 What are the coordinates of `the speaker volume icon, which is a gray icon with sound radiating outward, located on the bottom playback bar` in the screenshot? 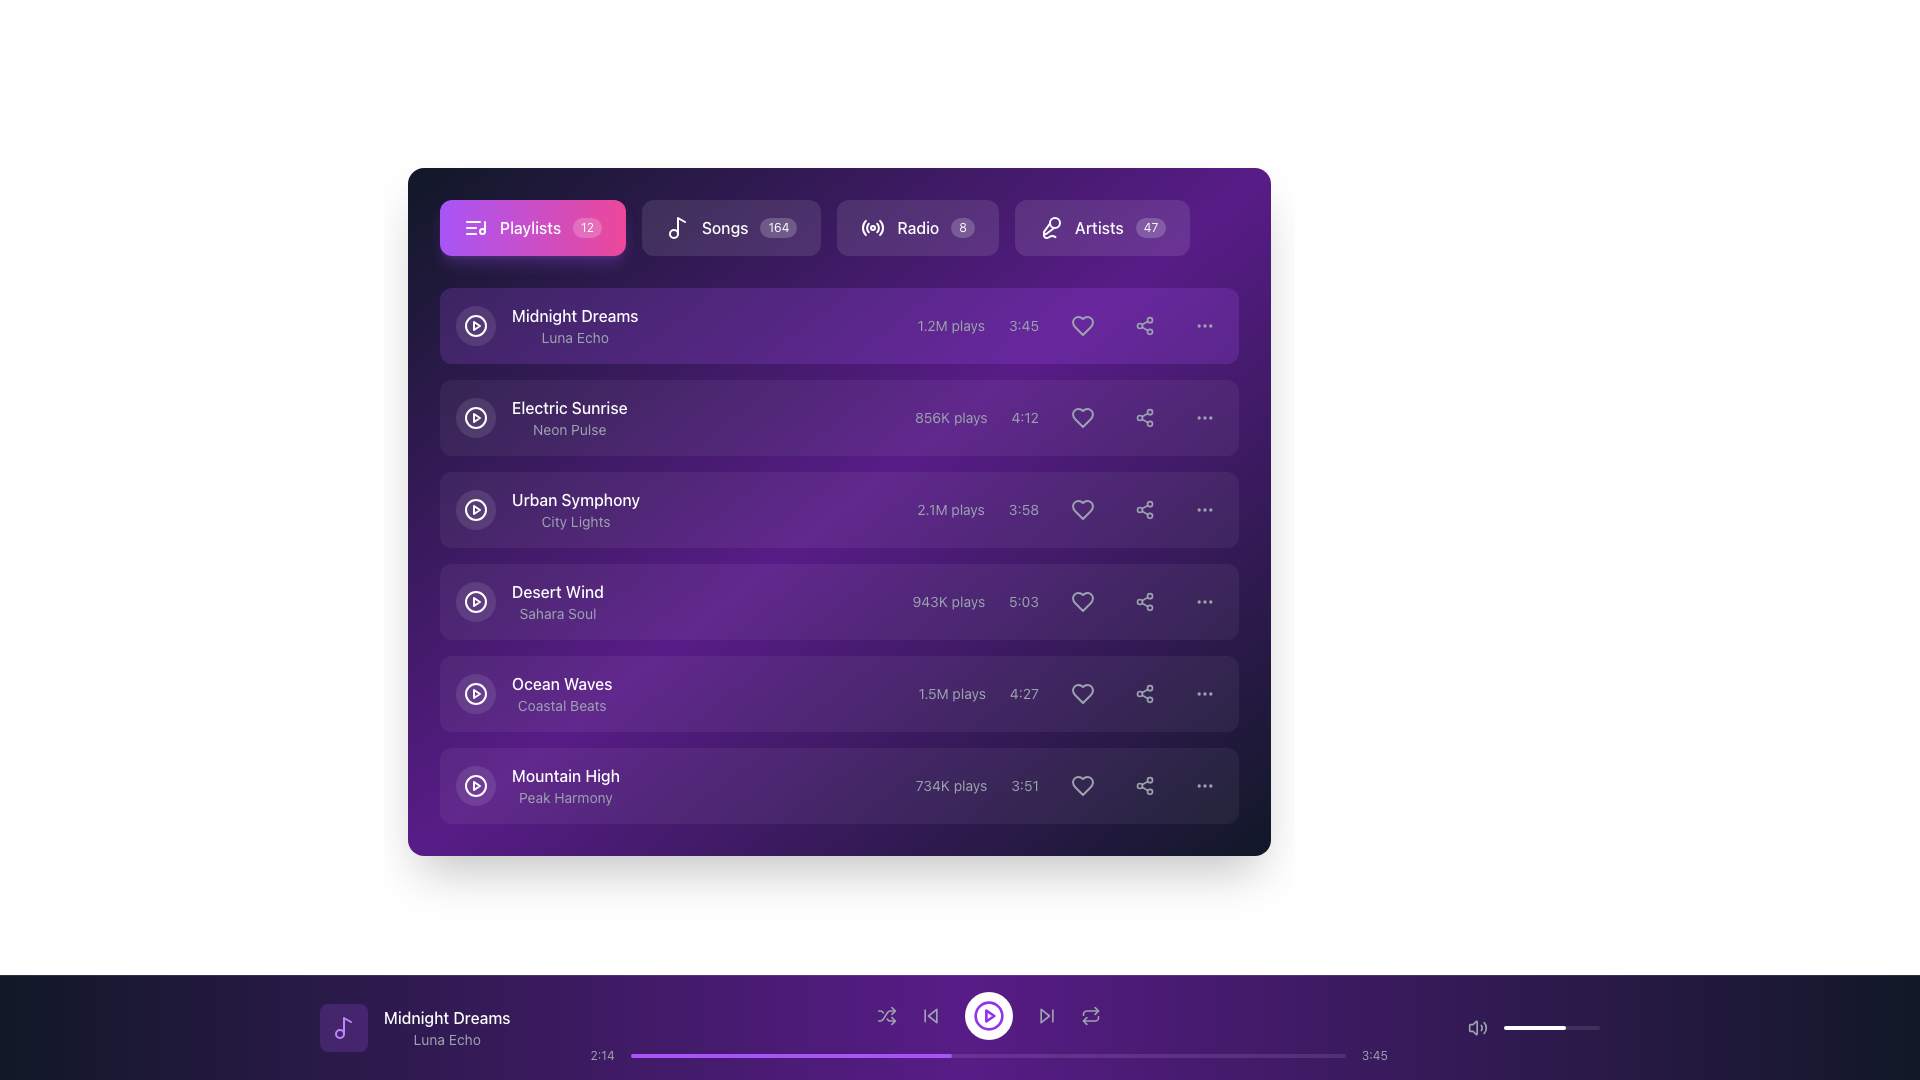 It's located at (1478, 1028).